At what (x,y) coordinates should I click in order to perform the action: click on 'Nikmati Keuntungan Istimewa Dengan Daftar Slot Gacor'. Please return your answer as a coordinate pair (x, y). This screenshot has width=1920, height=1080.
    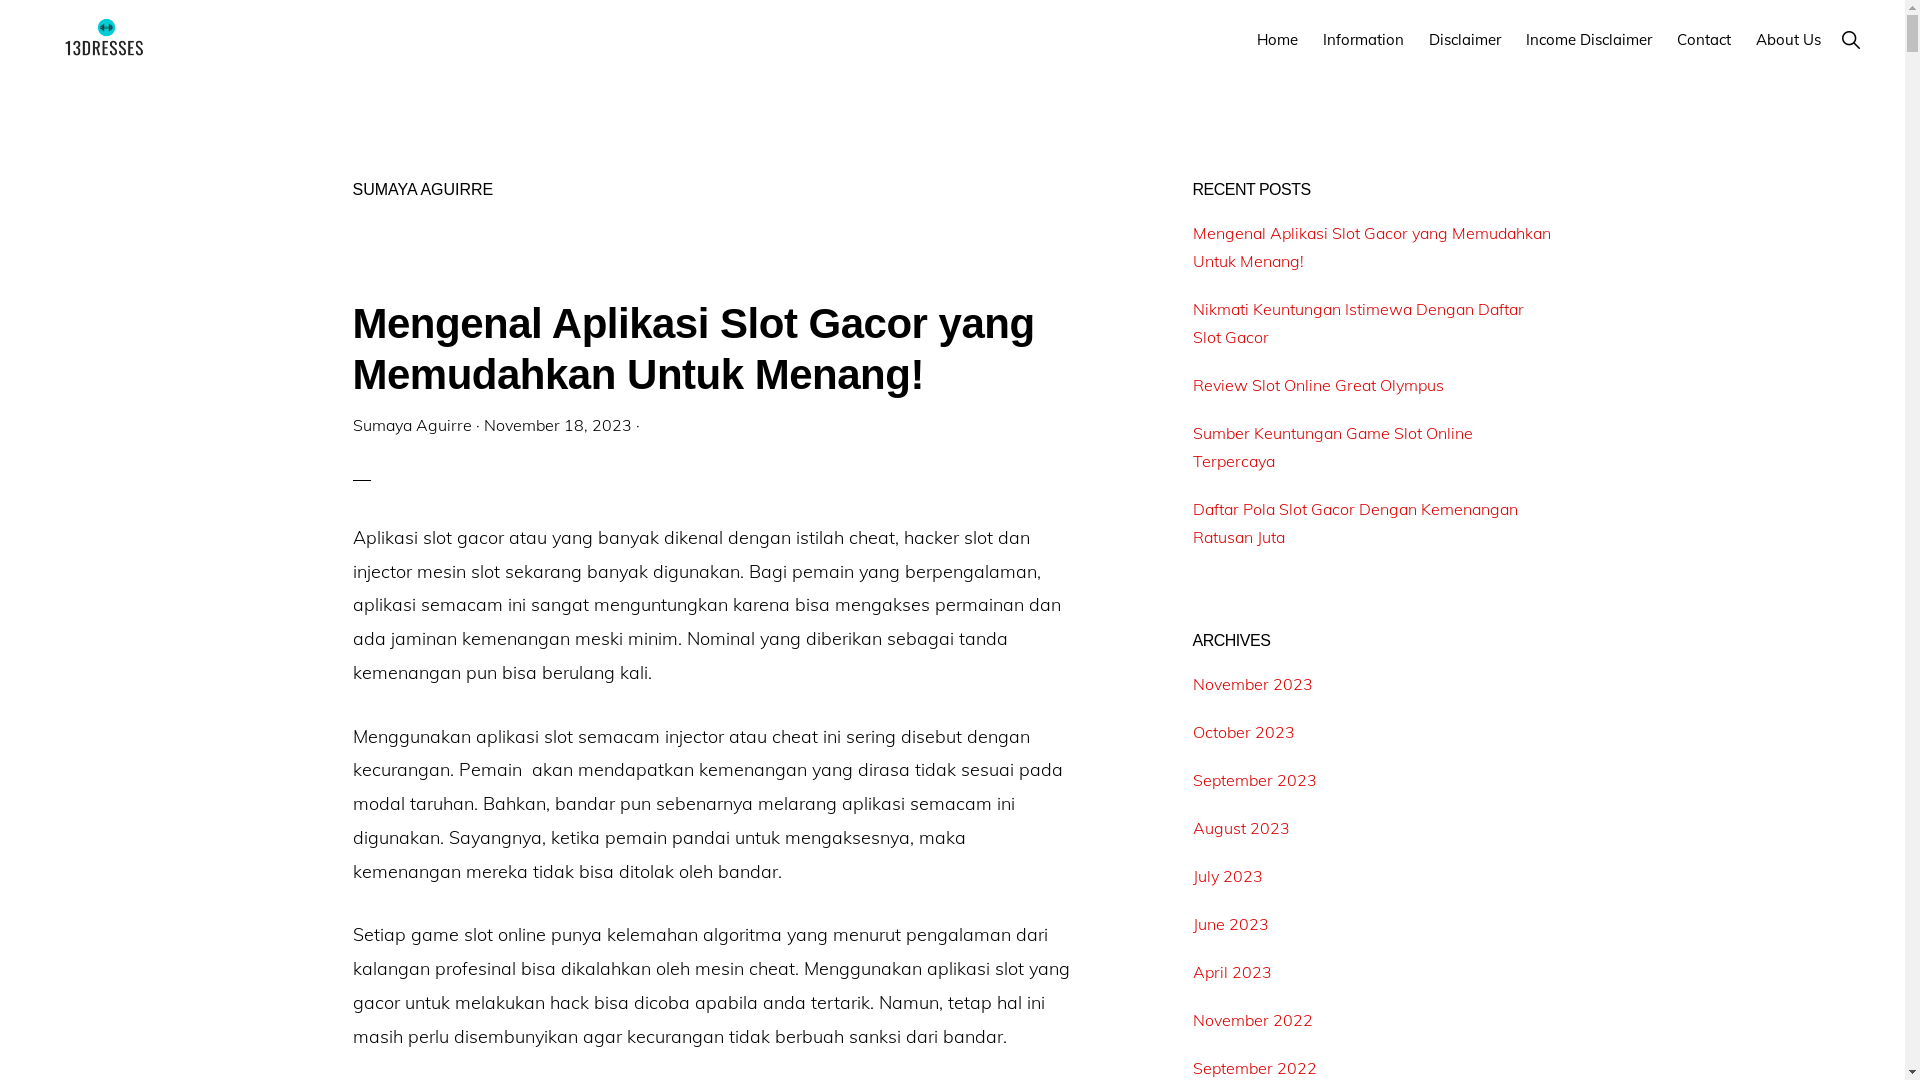
    Looking at the image, I should click on (1357, 322).